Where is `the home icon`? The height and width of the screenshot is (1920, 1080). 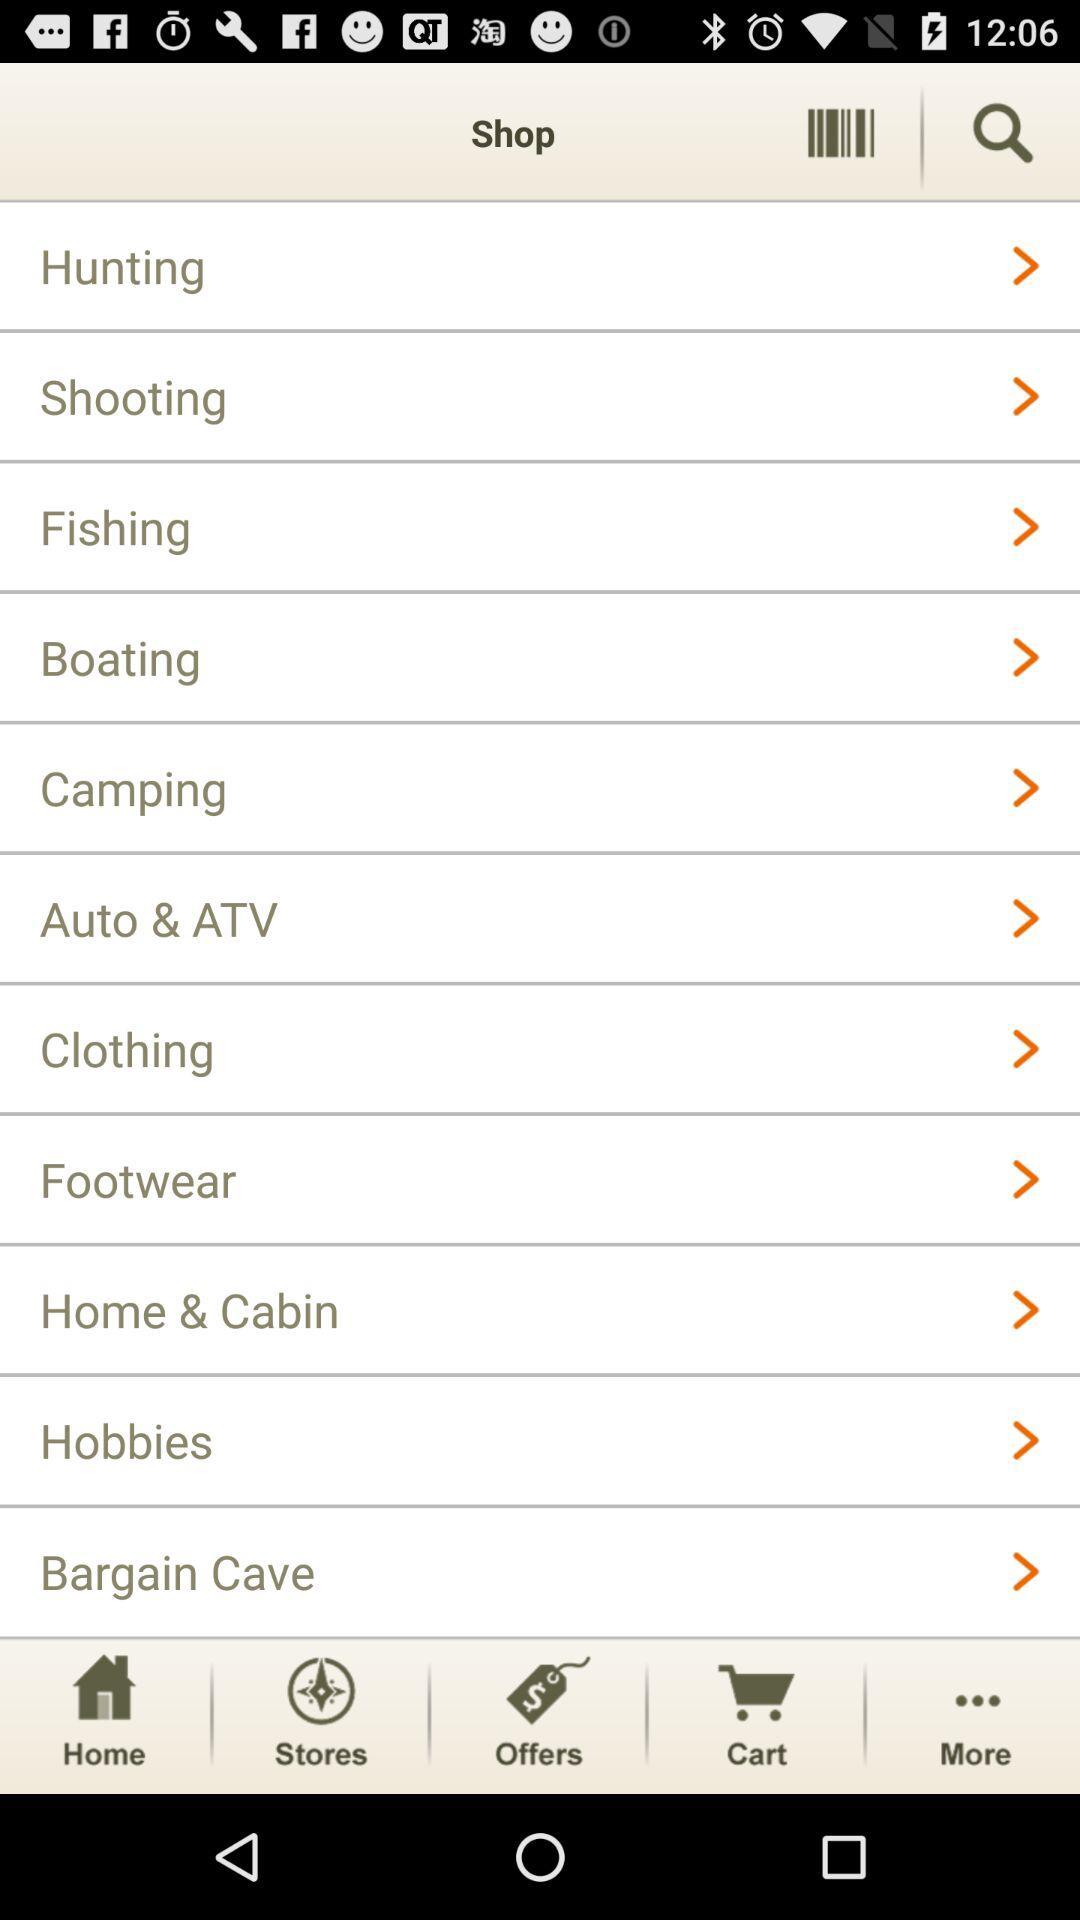 the home icon is located at coordinates (103, 1835).